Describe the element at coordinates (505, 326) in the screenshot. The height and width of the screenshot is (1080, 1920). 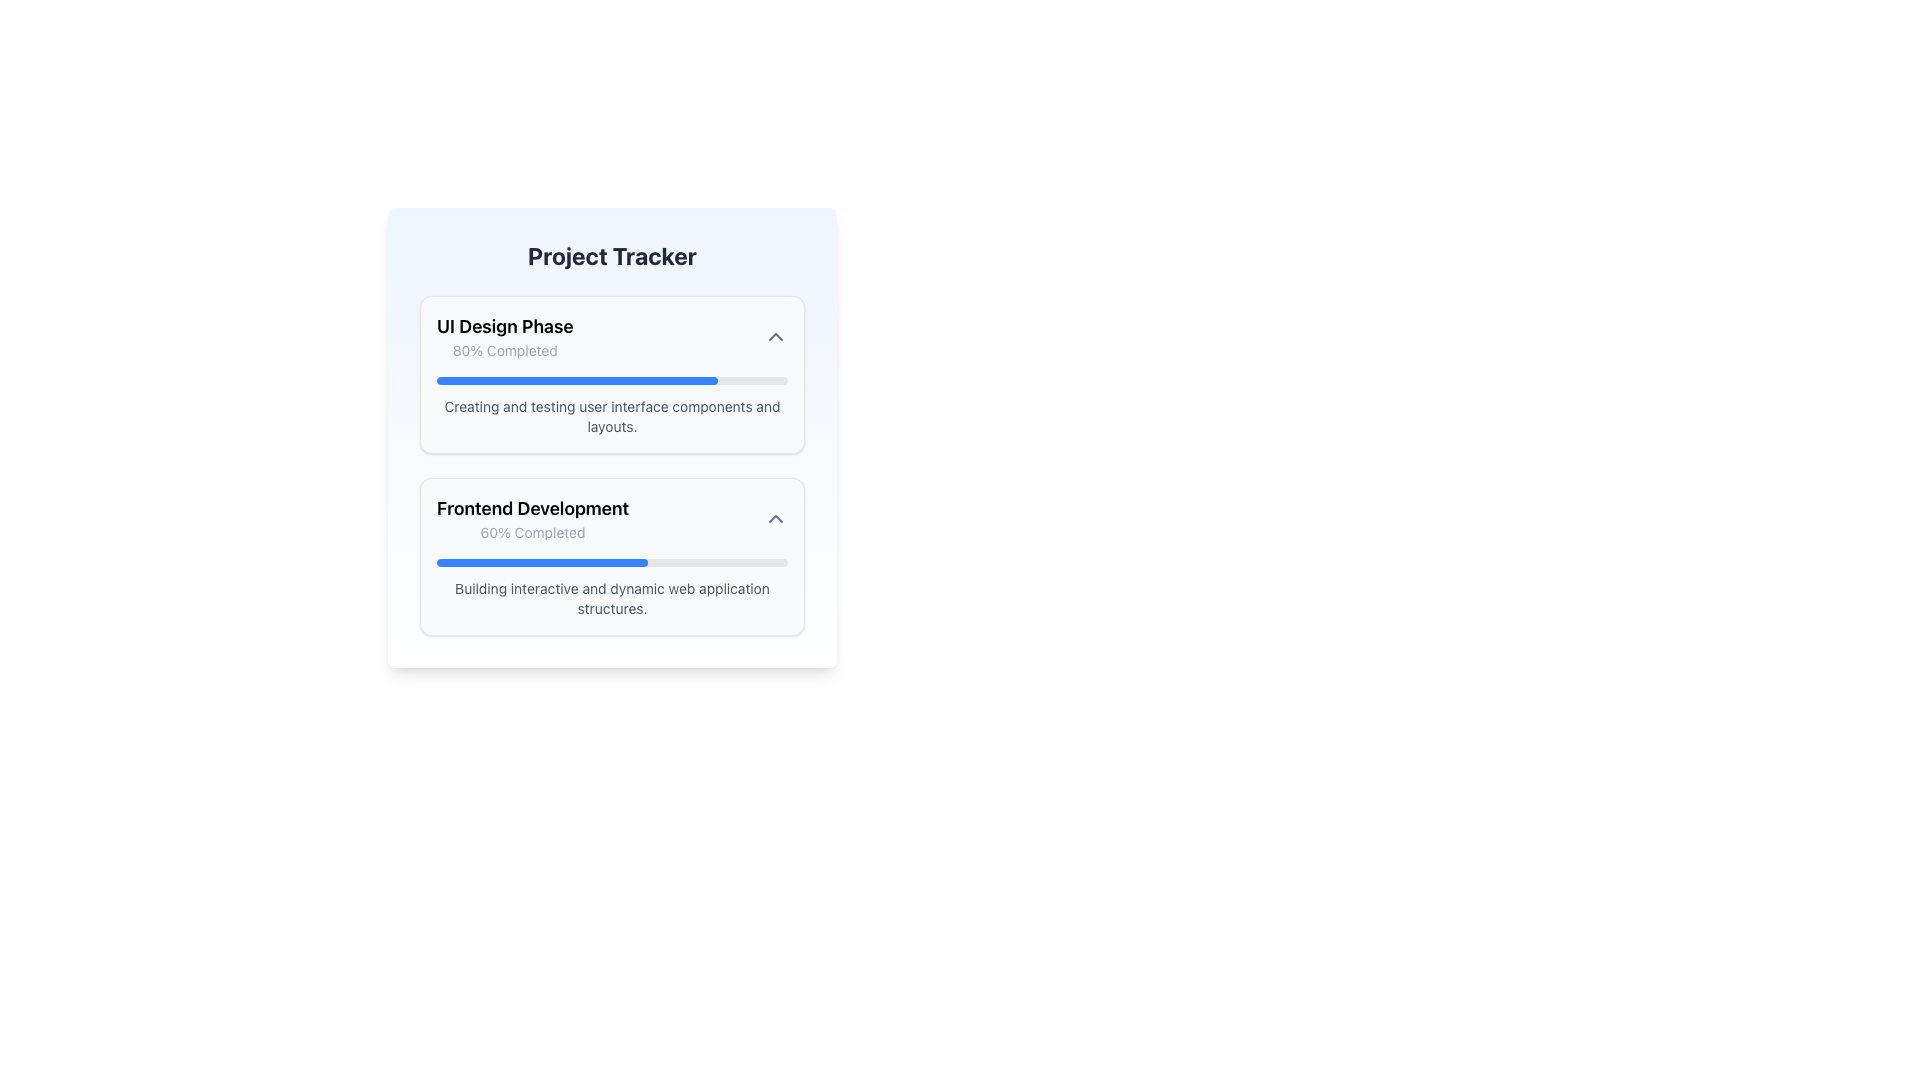
I see `the text label that serves as a title for the section, indicating the progress of the UI design phase, which states 'UI Design Phase 80% Completed'` at that location.